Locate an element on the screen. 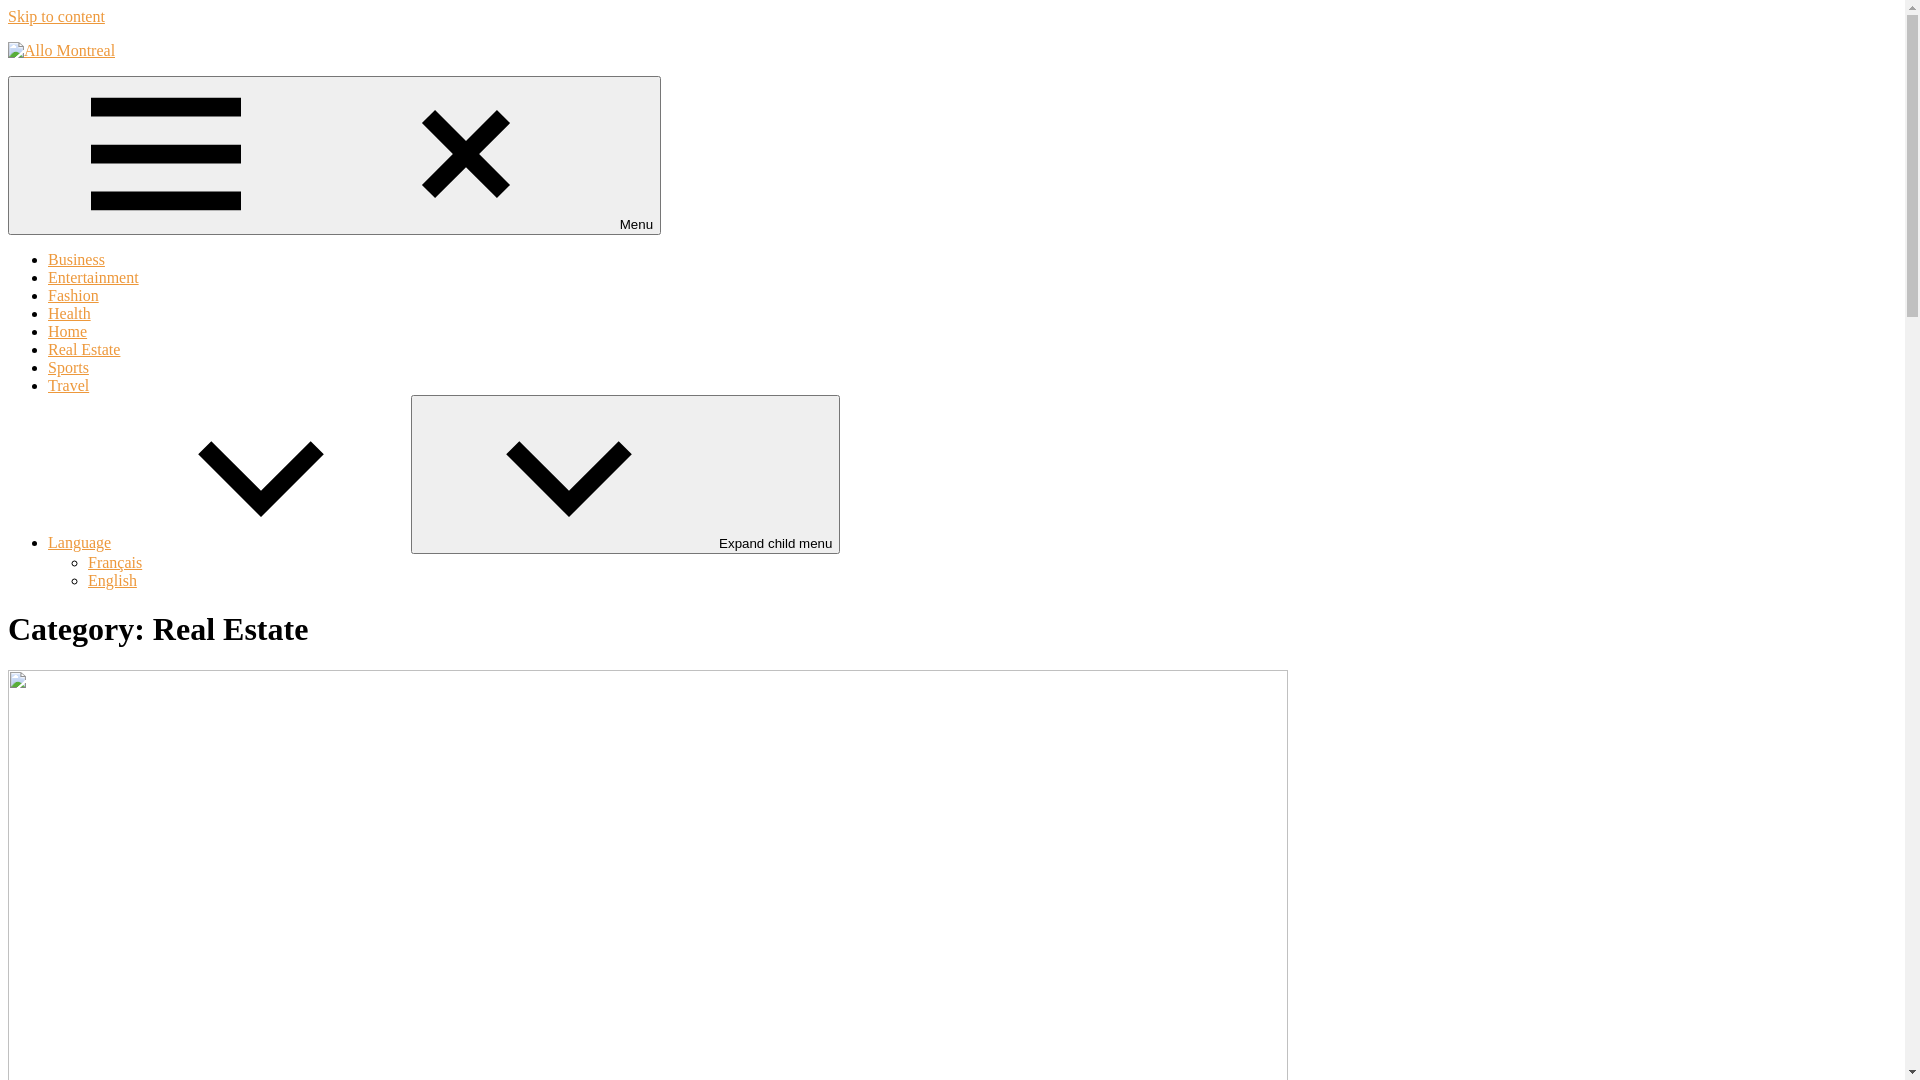 This screenshot has height=1080, width=1920. 'Language' is located at coordinates (229, 542).